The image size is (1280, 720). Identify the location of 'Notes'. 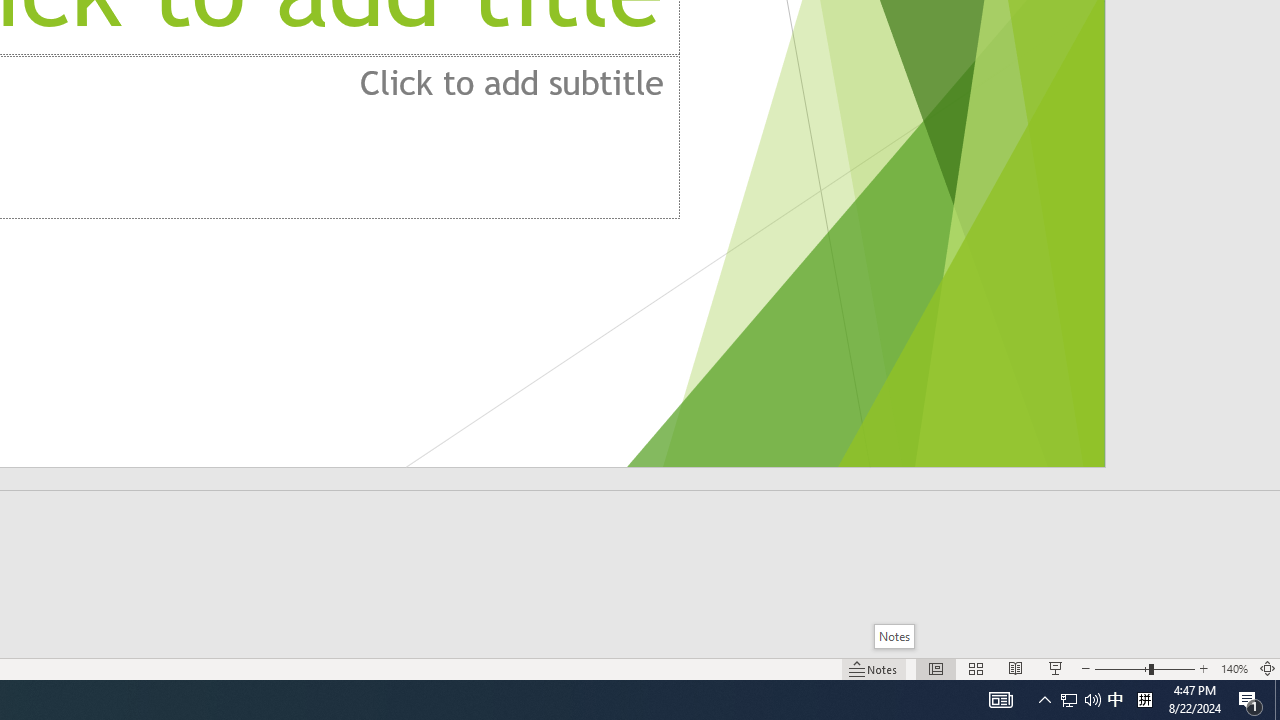
(893, 636).